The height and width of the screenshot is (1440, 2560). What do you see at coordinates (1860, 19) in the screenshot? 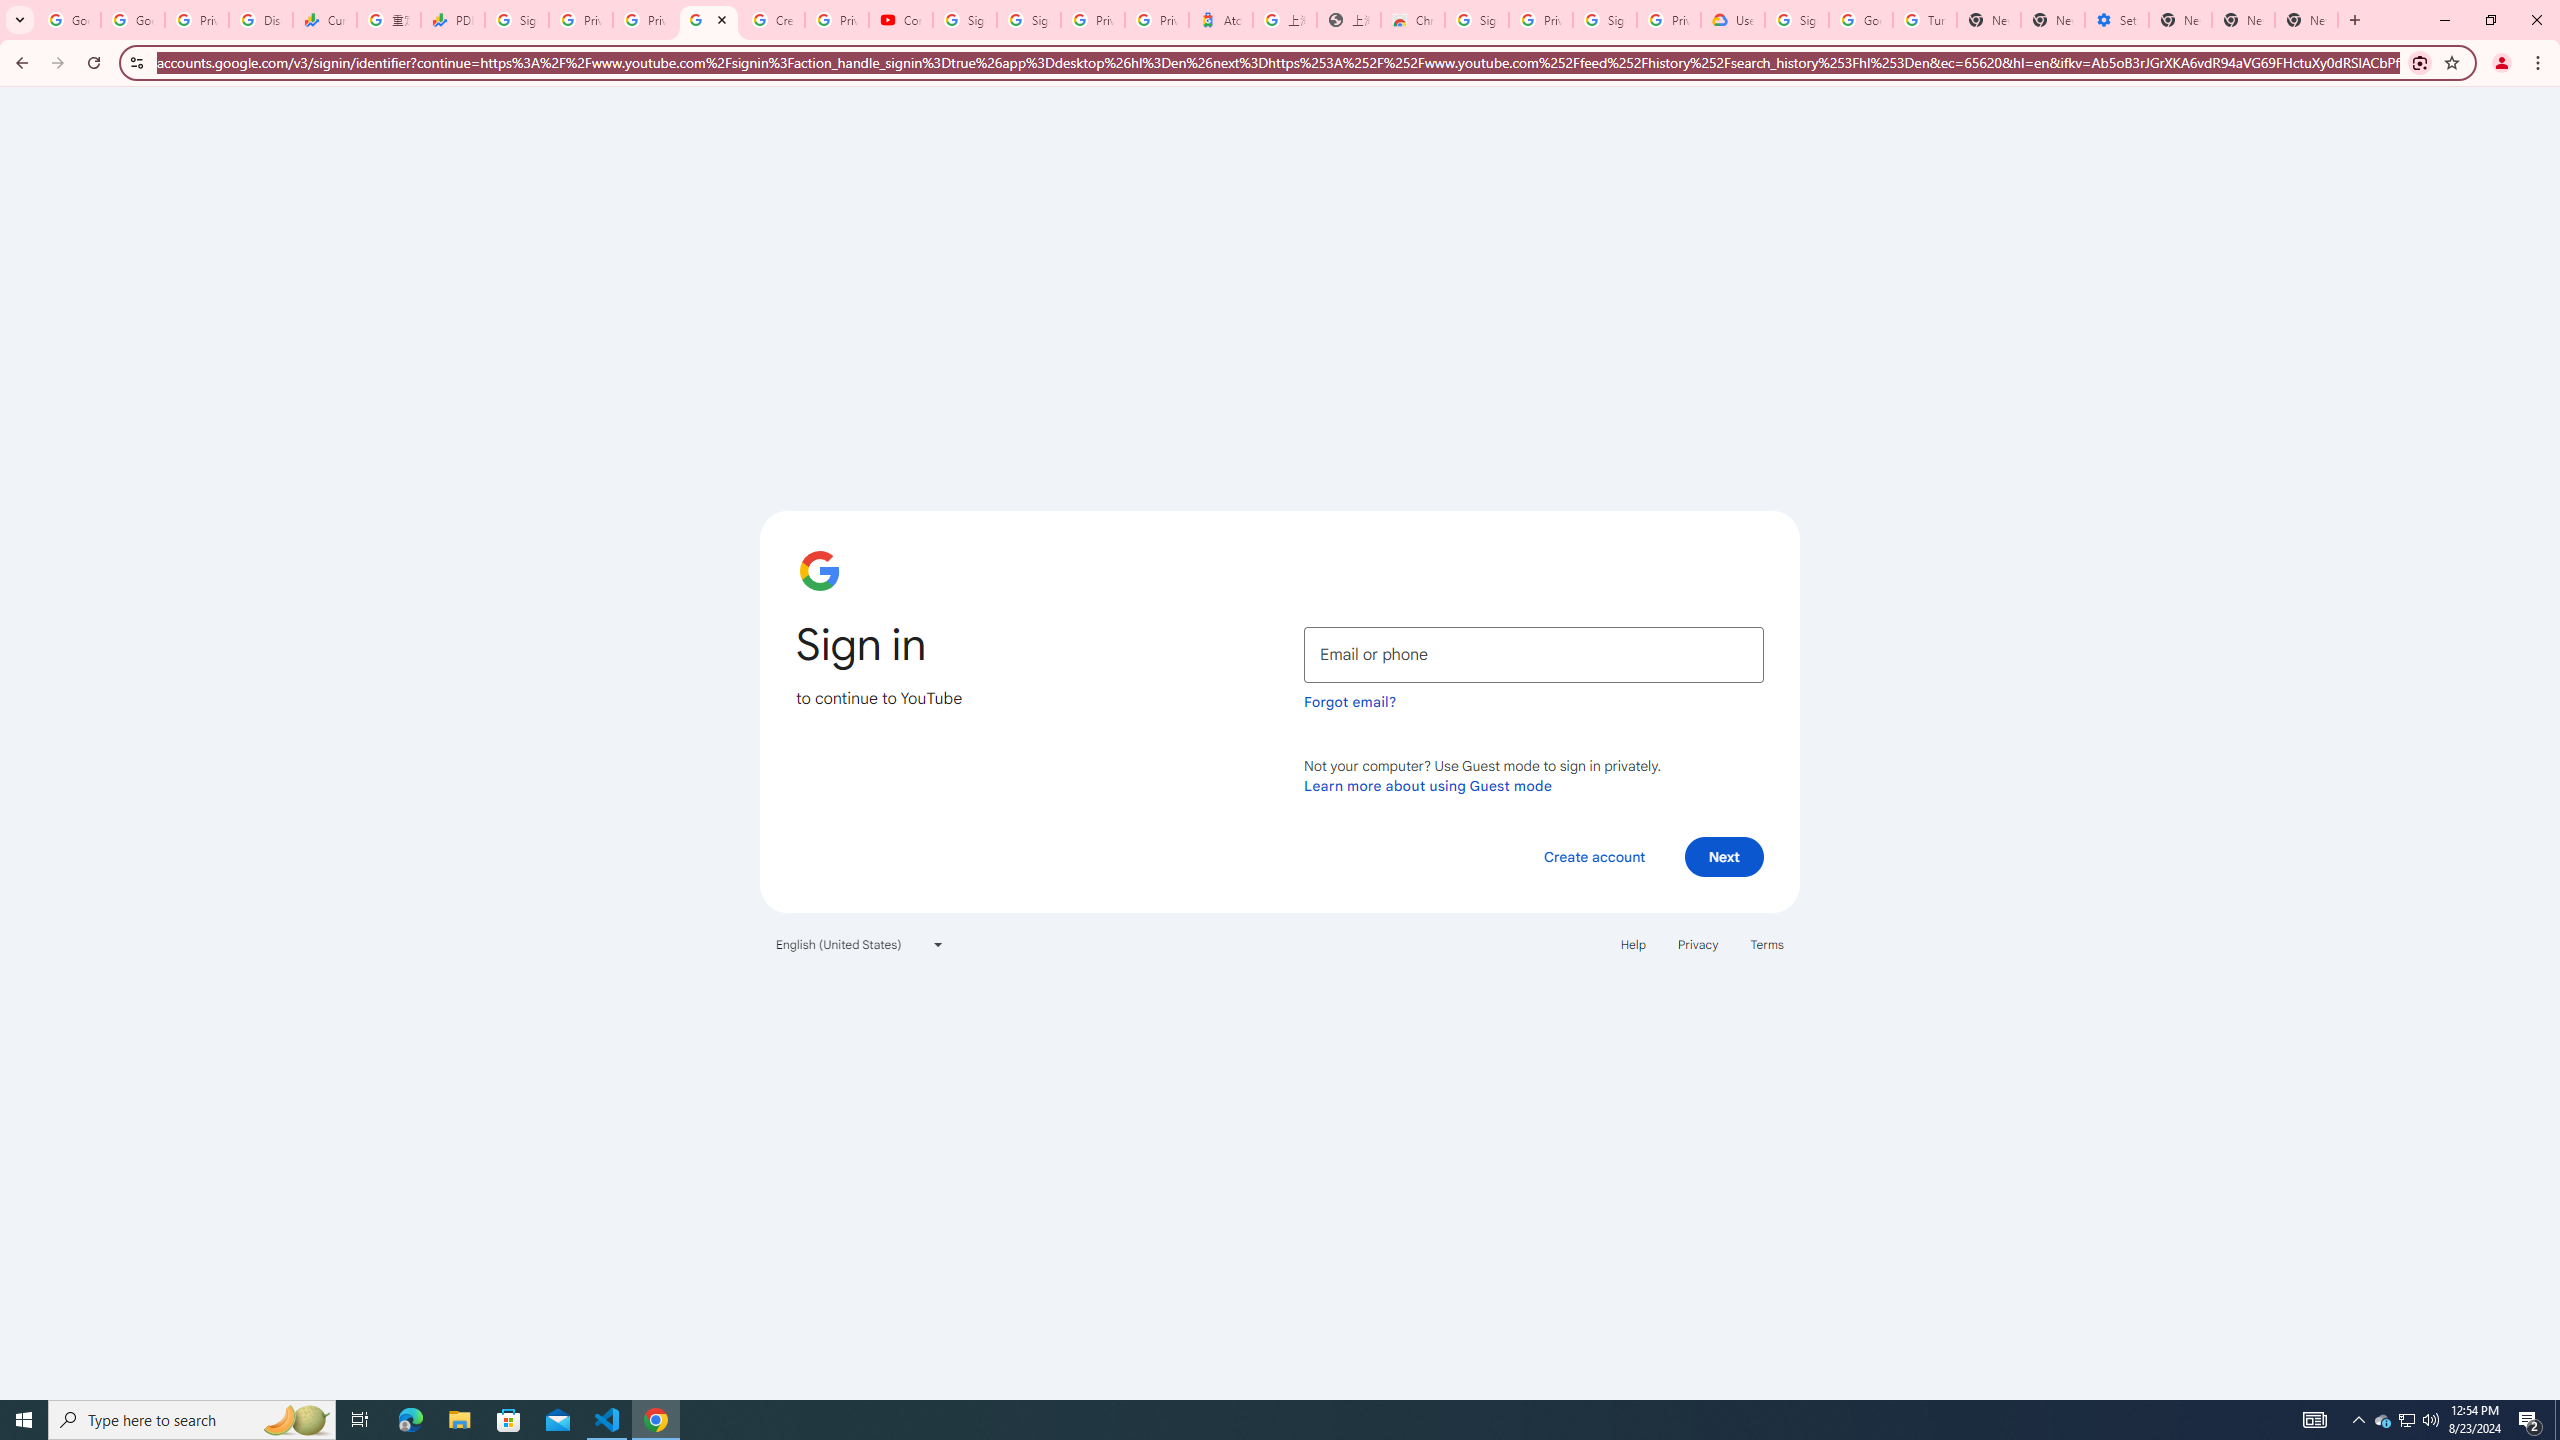
I see `'Google Account Help'` at bounding box center [1860, 19].